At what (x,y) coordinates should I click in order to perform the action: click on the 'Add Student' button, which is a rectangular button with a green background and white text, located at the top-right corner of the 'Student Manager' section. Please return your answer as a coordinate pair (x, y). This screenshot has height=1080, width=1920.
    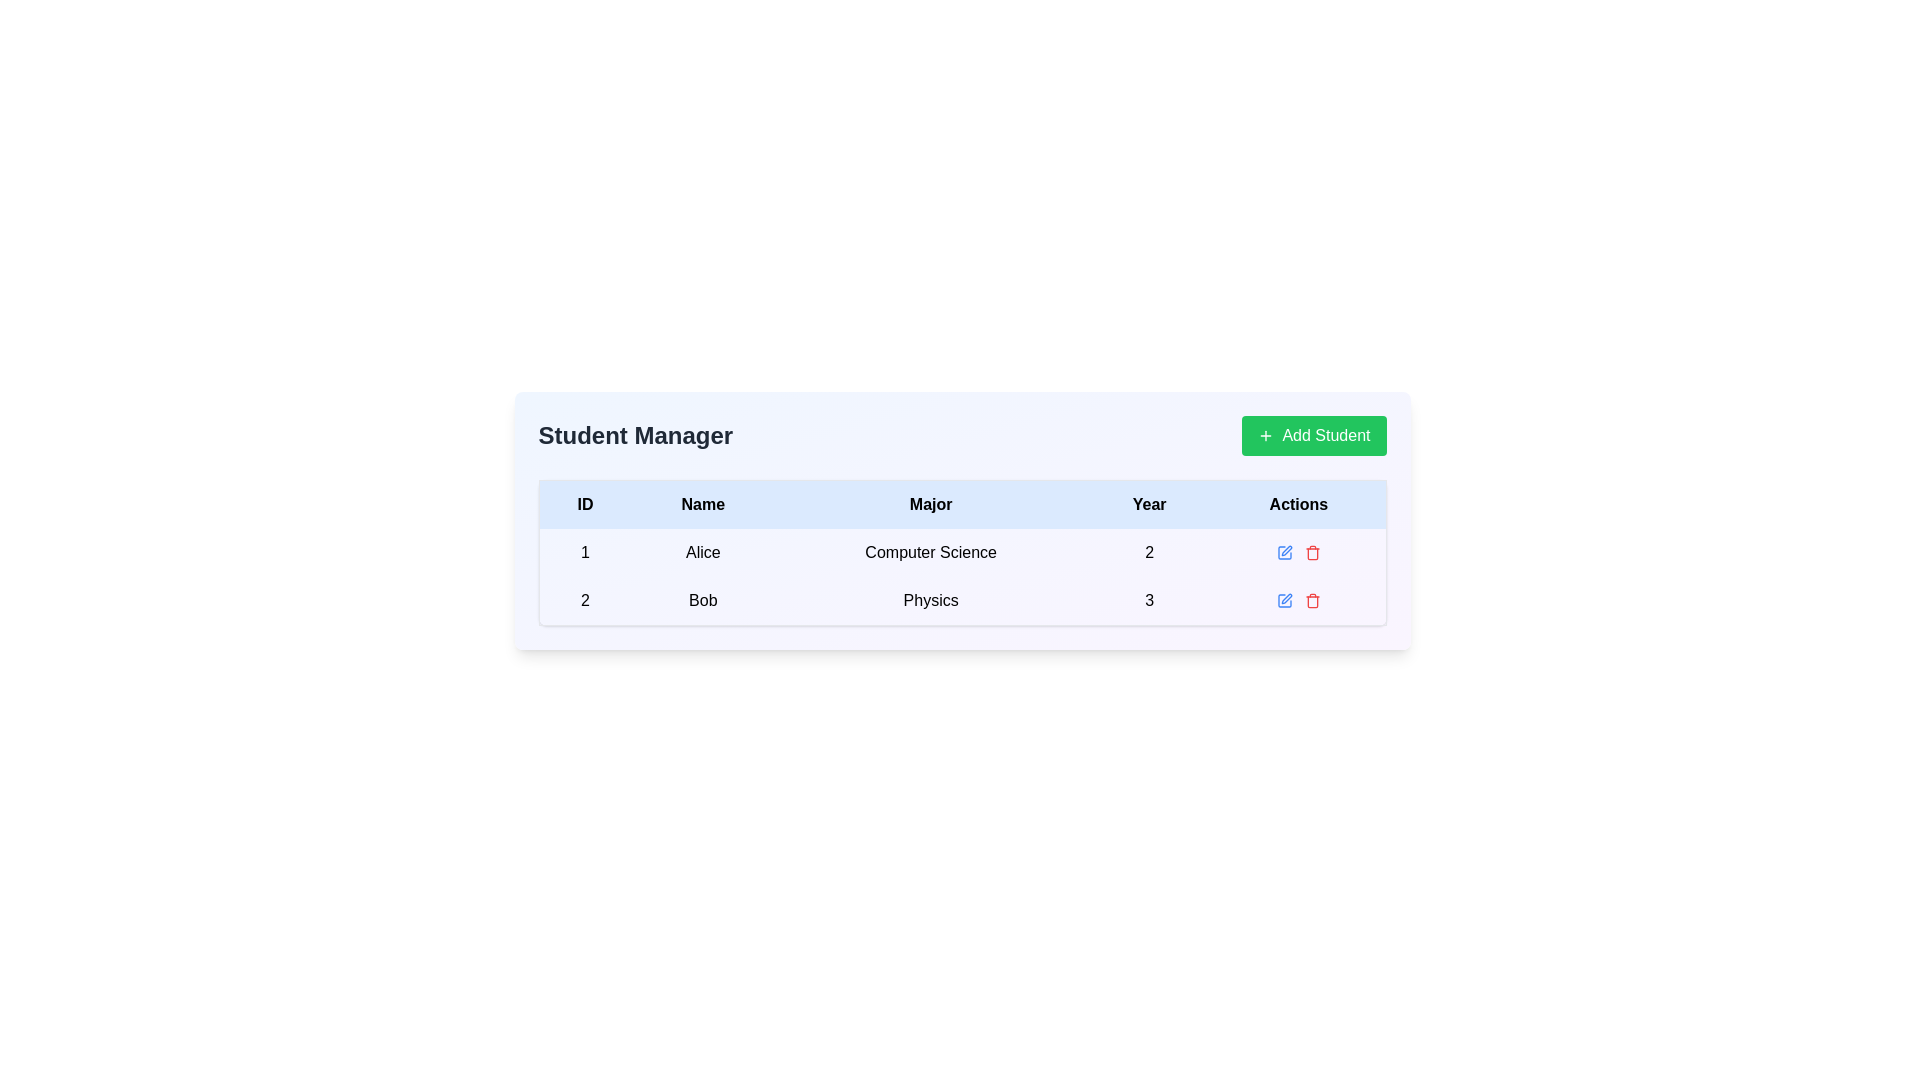
    Looking at the image, I should click on (1314, 434).